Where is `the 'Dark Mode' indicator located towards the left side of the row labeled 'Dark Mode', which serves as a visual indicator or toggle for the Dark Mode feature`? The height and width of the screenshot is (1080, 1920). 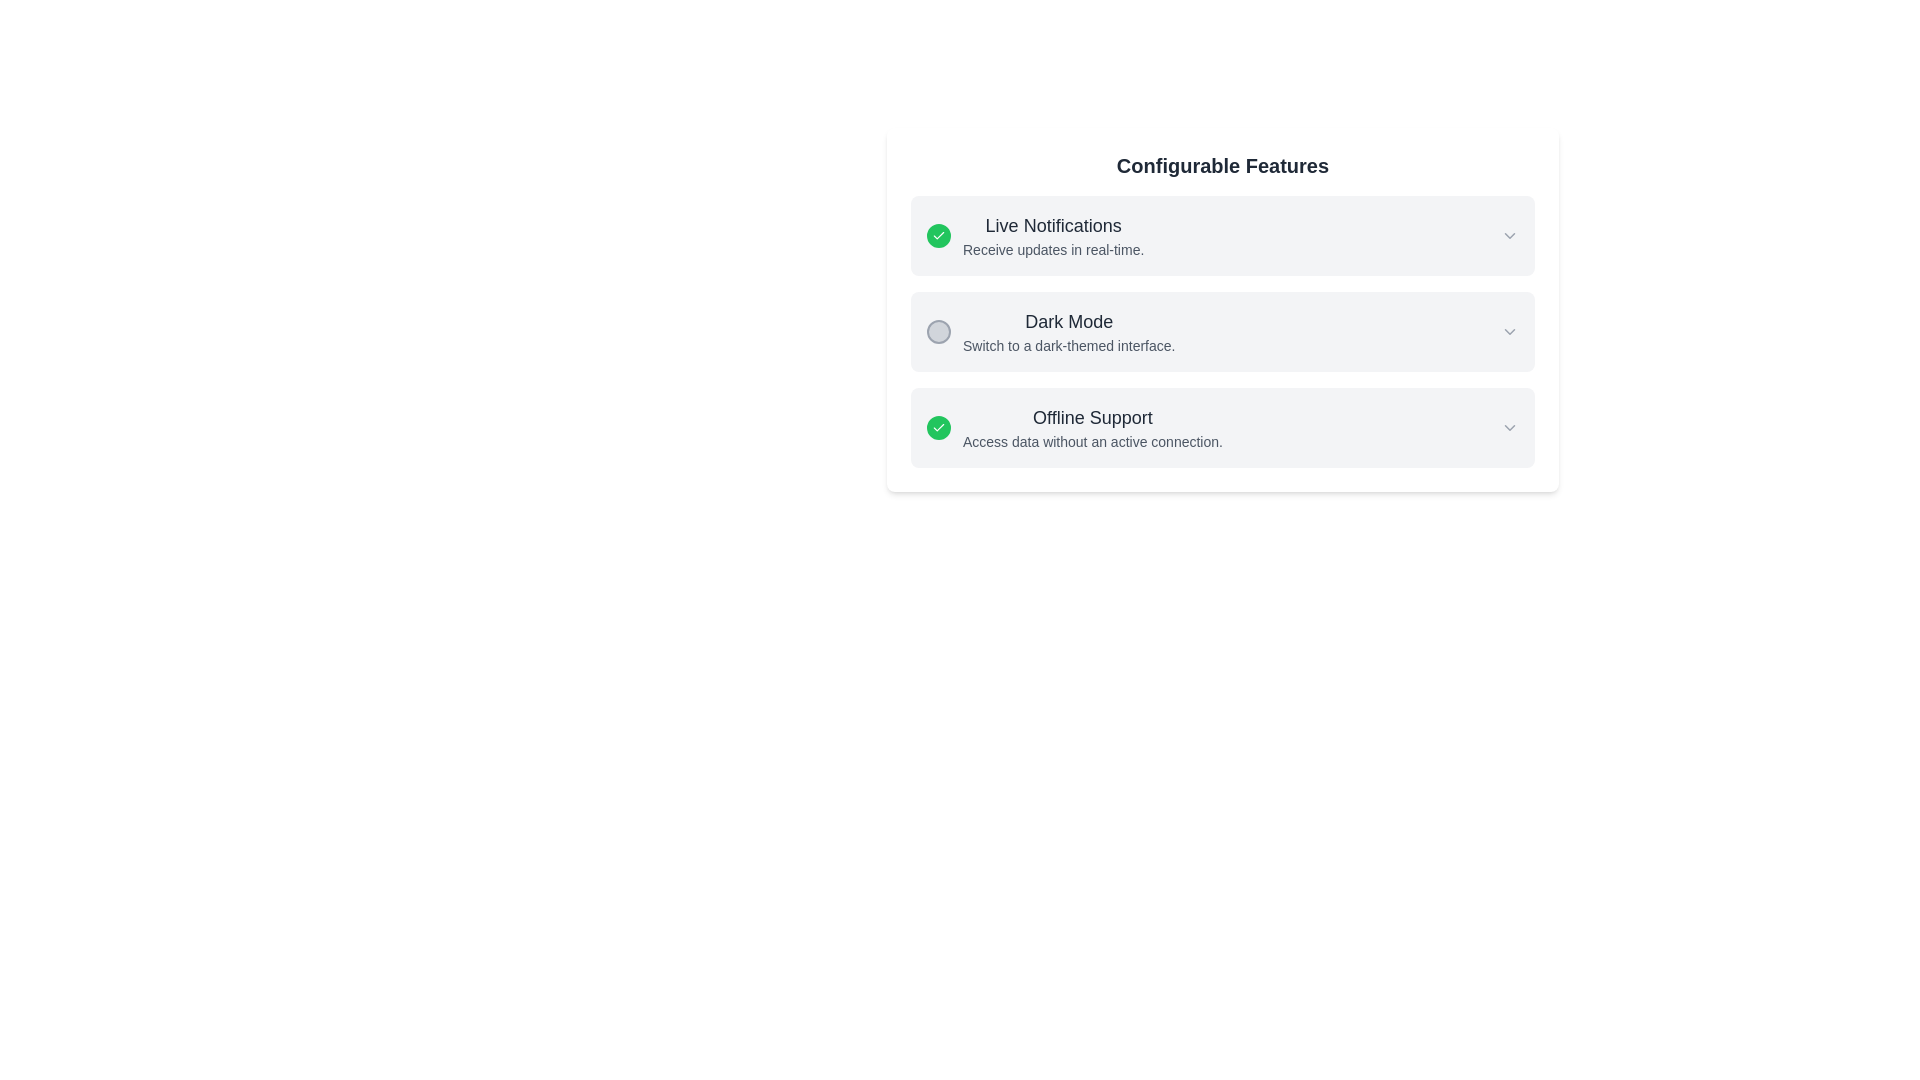 the 'Dark Mode' indicator located towards the left side of the row labeled 'Dark Mode', which serves as a visual indicator or toggle for the Dark Mode feature is located at coordinates (938, 330).